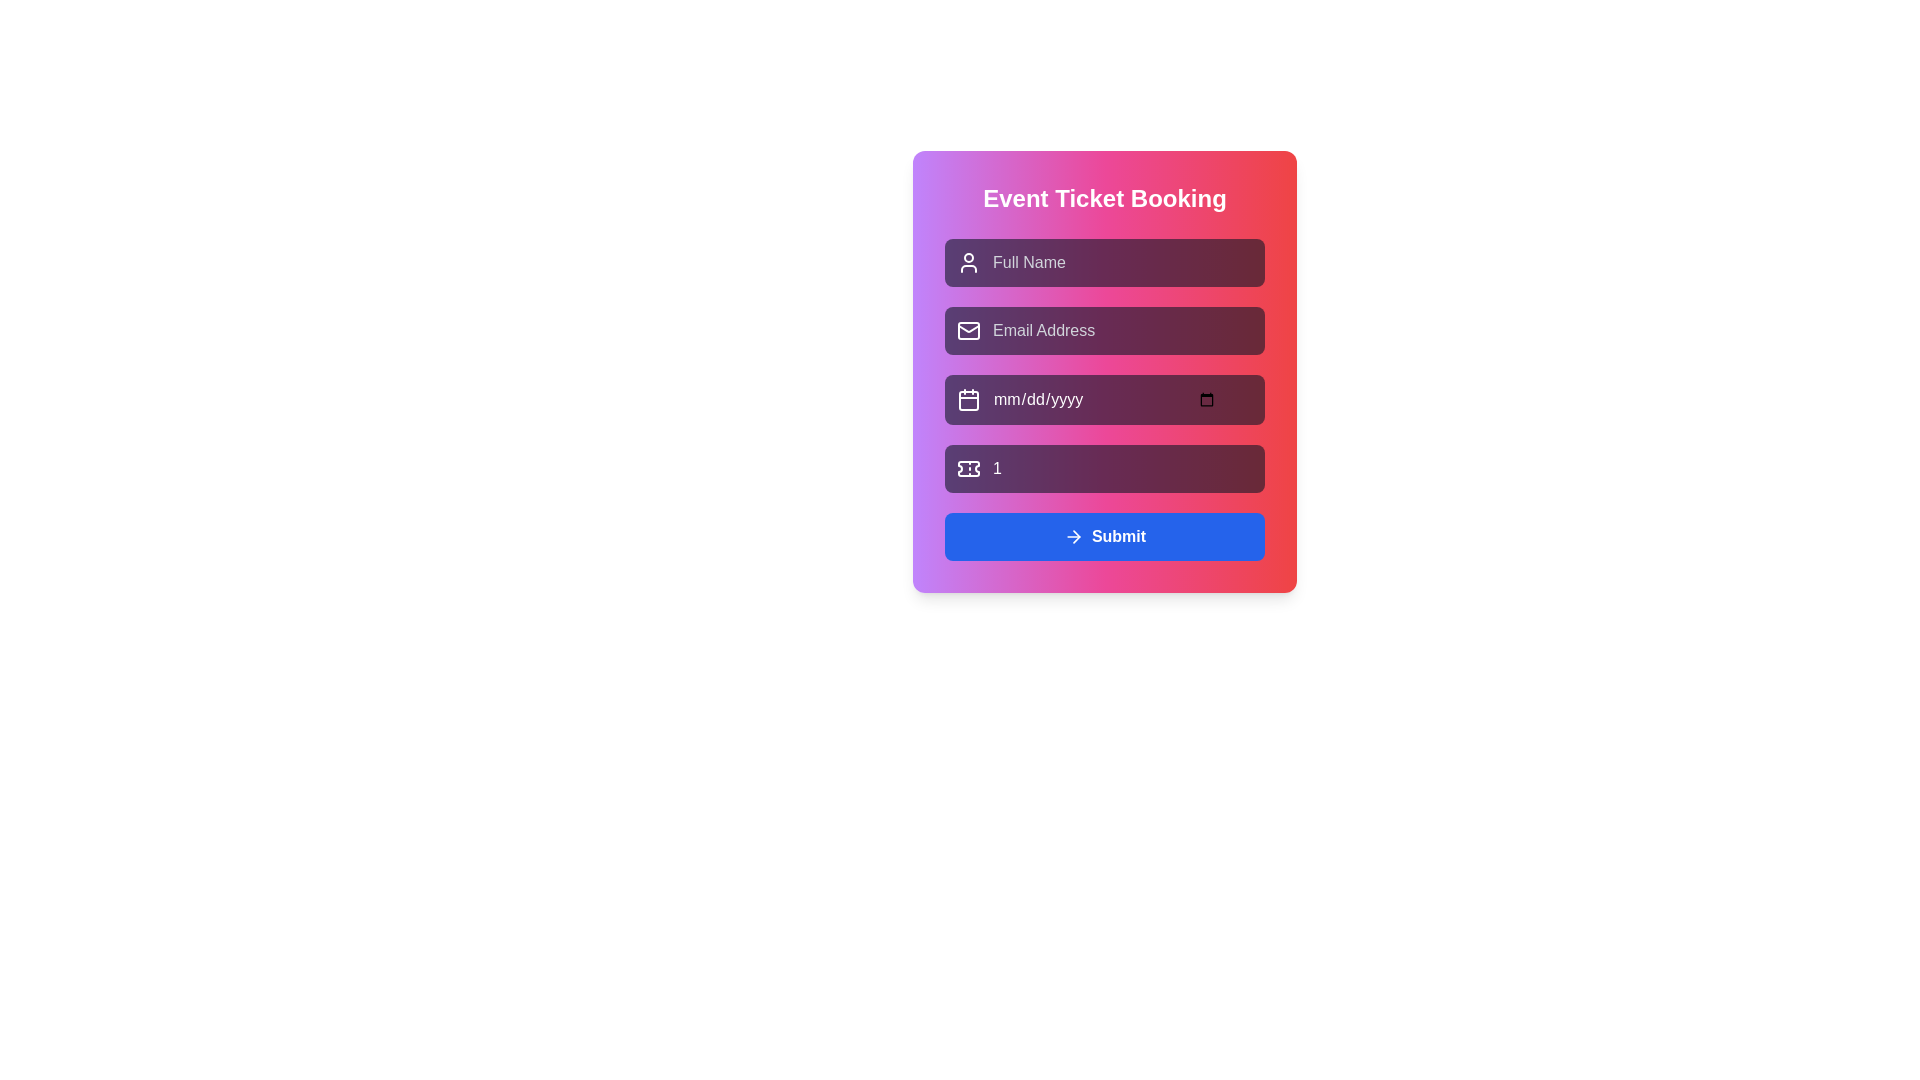  What do you see at coordinates (969, 261) in the screenshot?
I see `the user silhouette SVG icon located at the leftmost position of the 'Full Name' input field in the event booking form, which is styled in white against a purple background` at bounding box center [969, 261].